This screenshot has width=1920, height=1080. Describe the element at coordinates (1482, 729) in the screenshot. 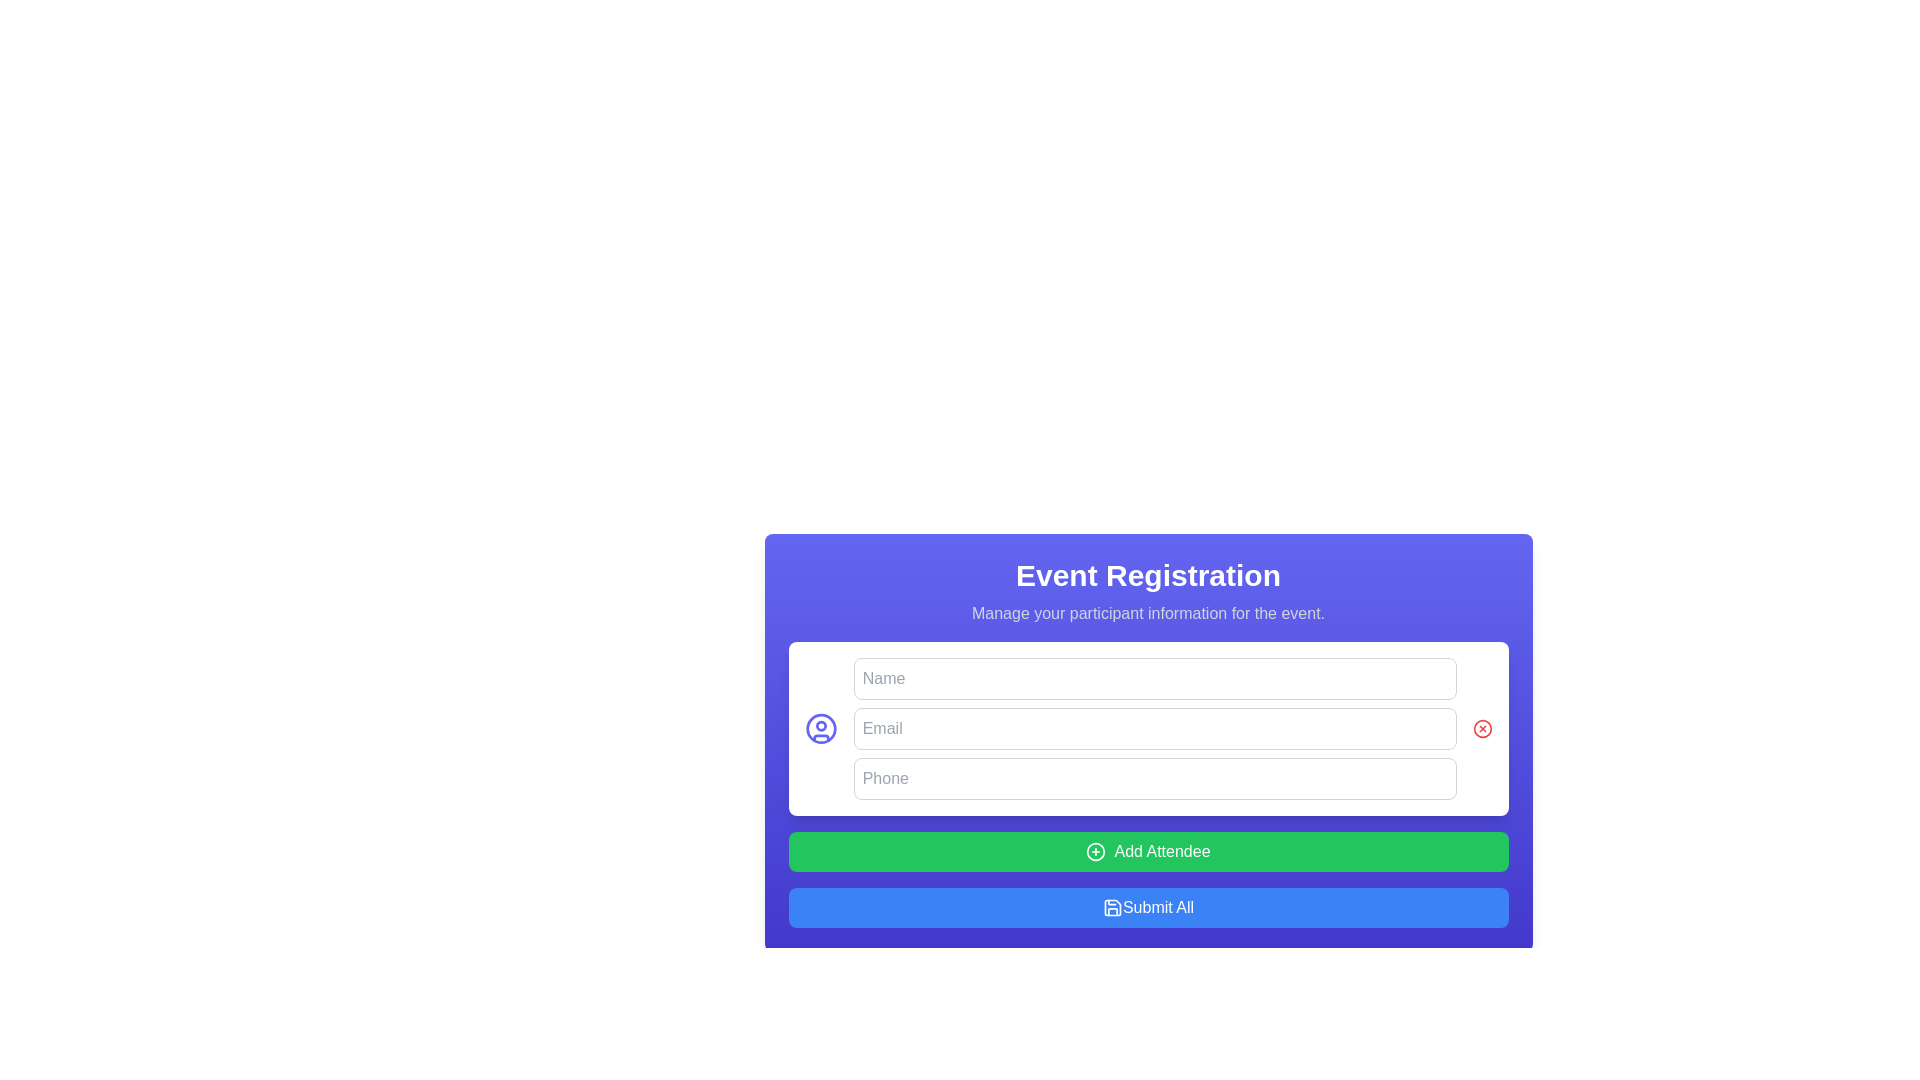

I see `the delete button located at the far-right end of the 'Email' input field` at that location.